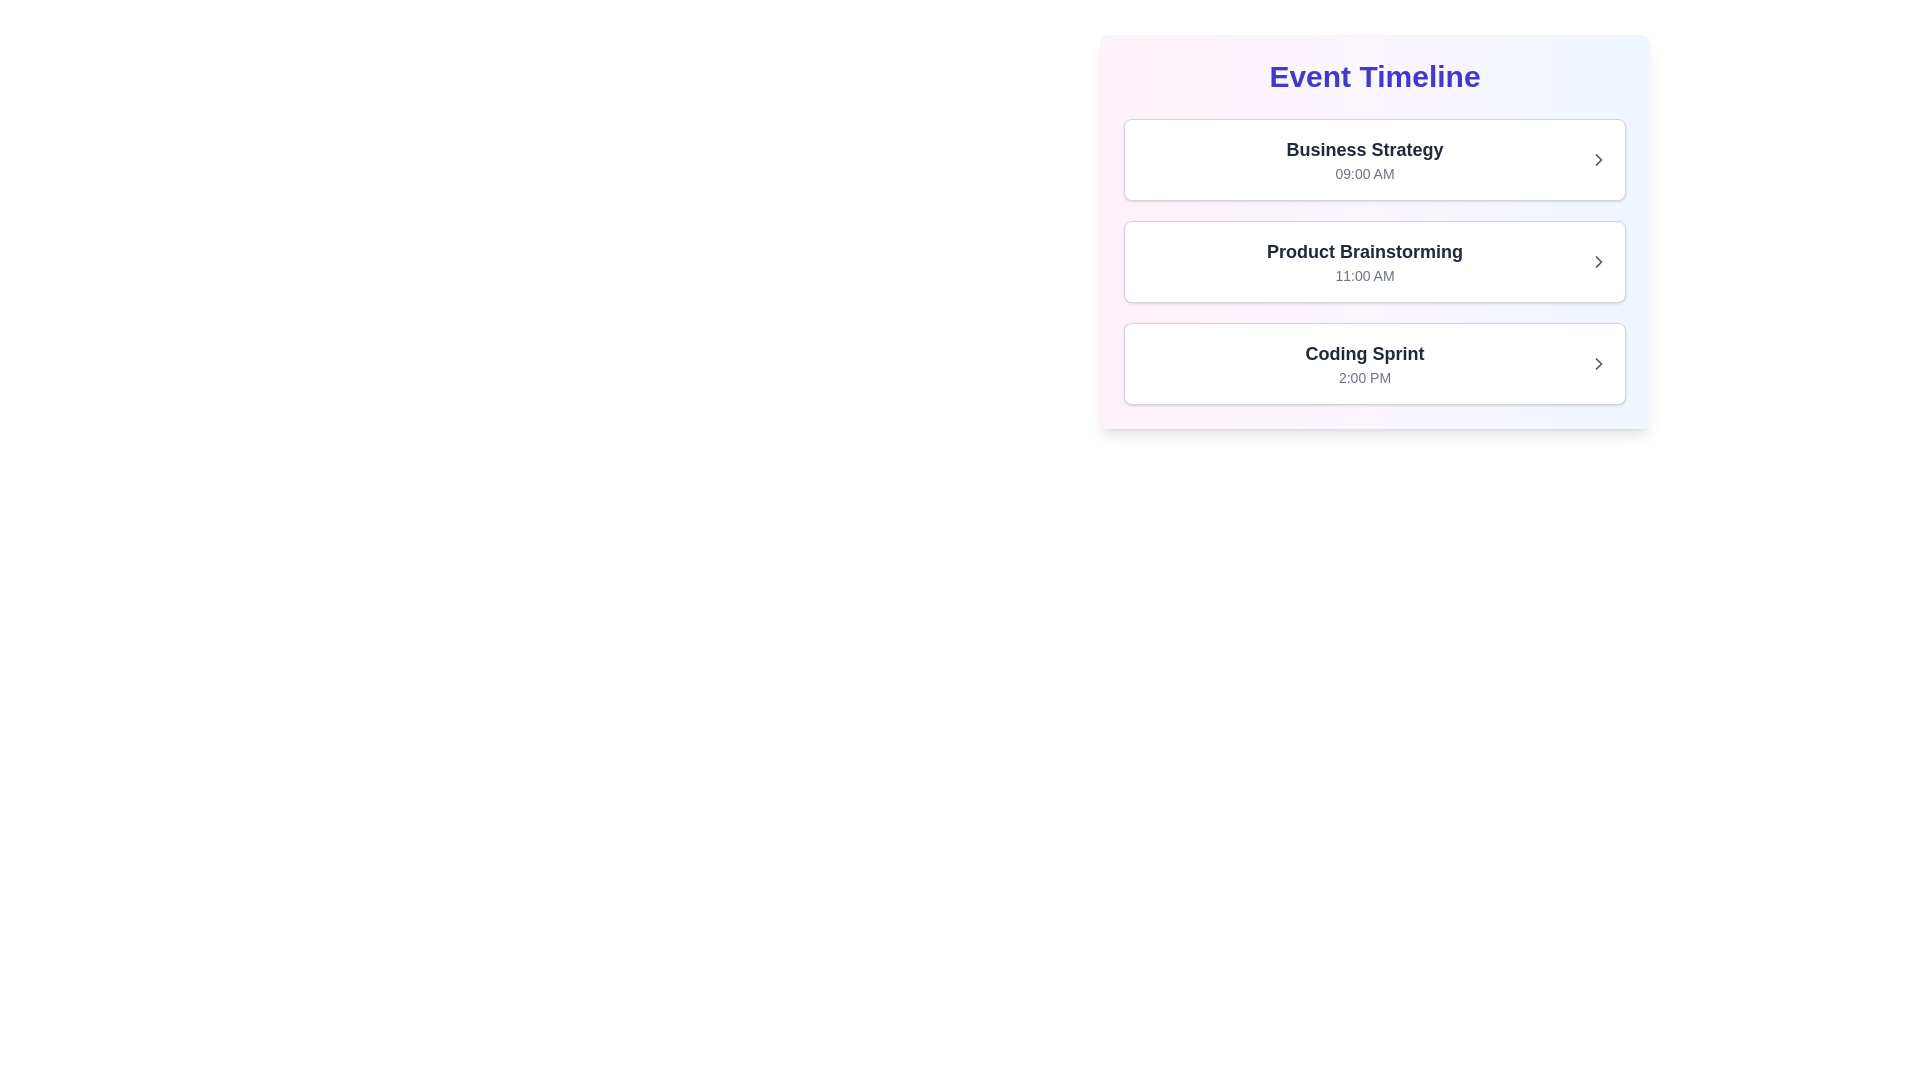  What do you see at coordinates (1373, 363) in the screenshot?
I see `the interactive list item labeled 'Coding Sprint'` at bounding box center [1373, 363].